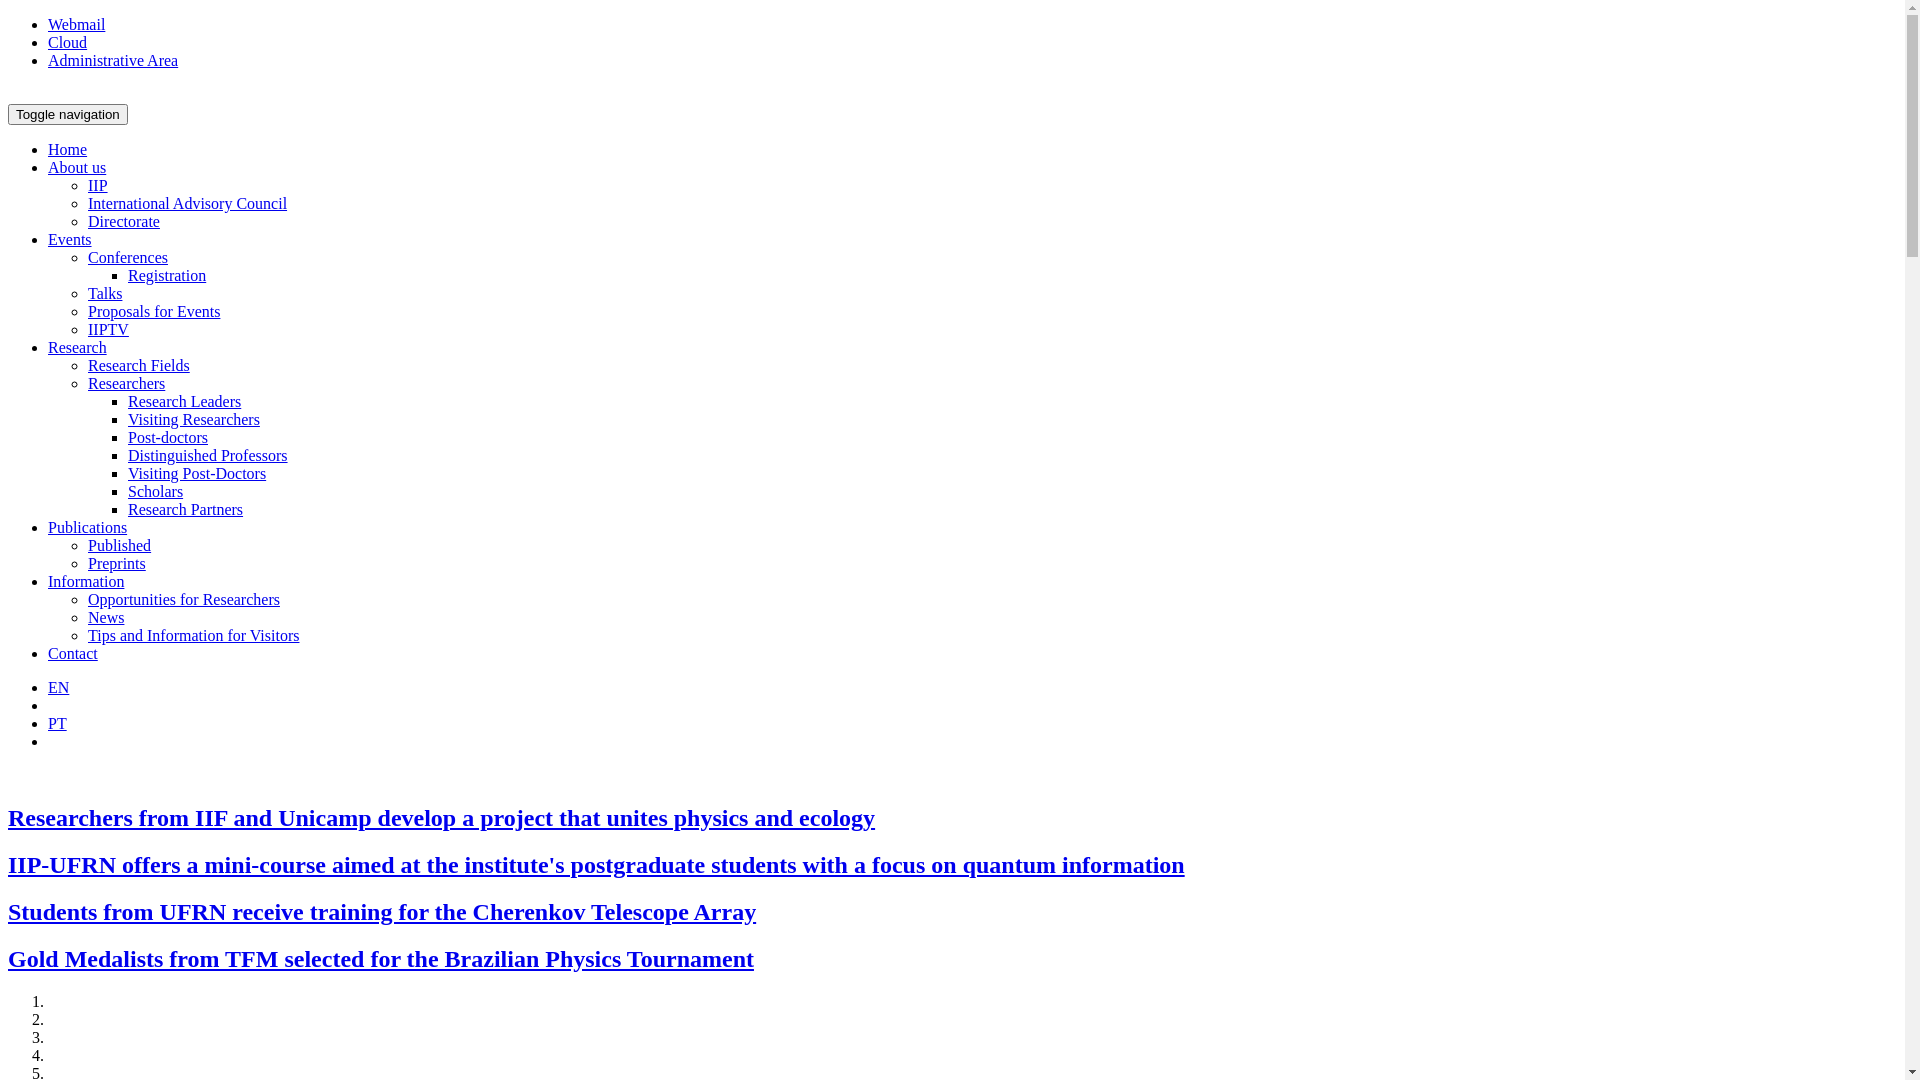 This screenshot has height=1080, width=1920. I want to click on 'EN', so click(58, 686).